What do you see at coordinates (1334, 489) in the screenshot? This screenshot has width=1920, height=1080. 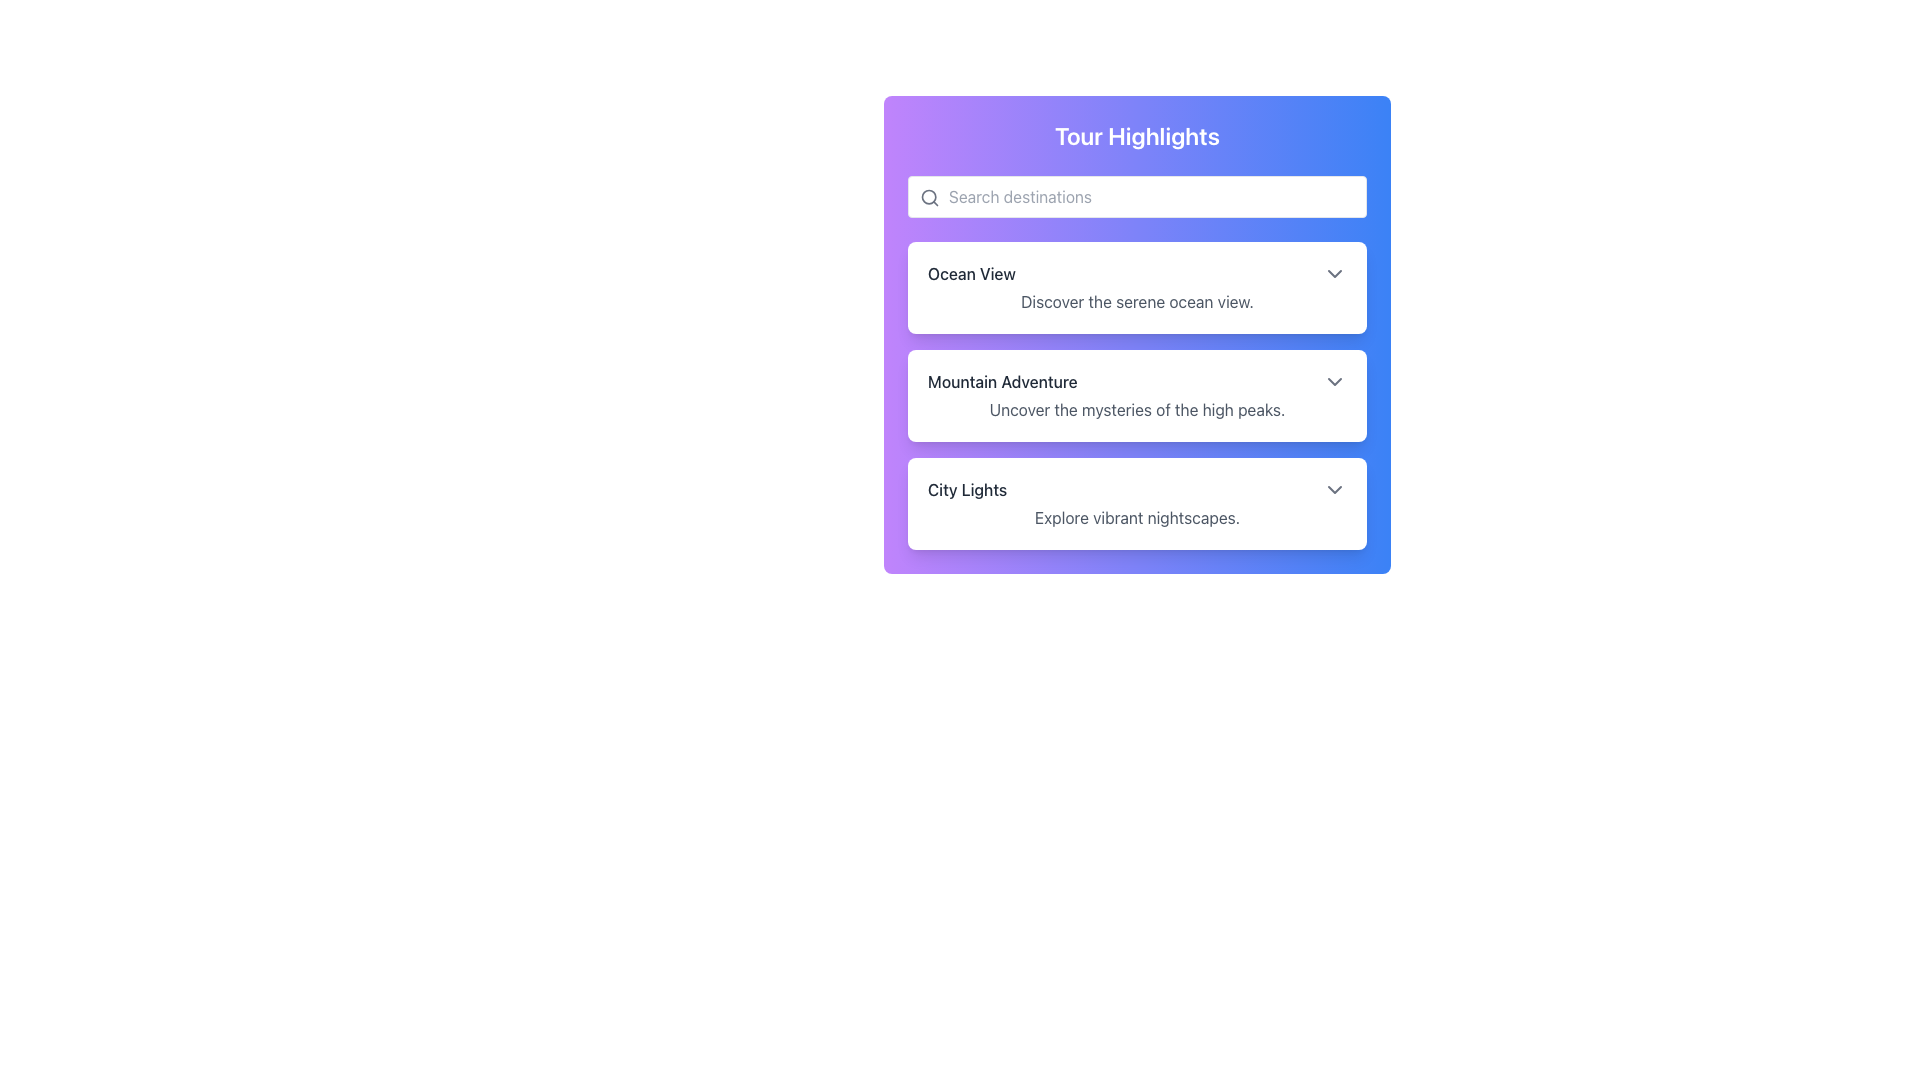 I see `the toggle icon located to the right of the 'City Lights' text` at bounding box center [1334, 489].